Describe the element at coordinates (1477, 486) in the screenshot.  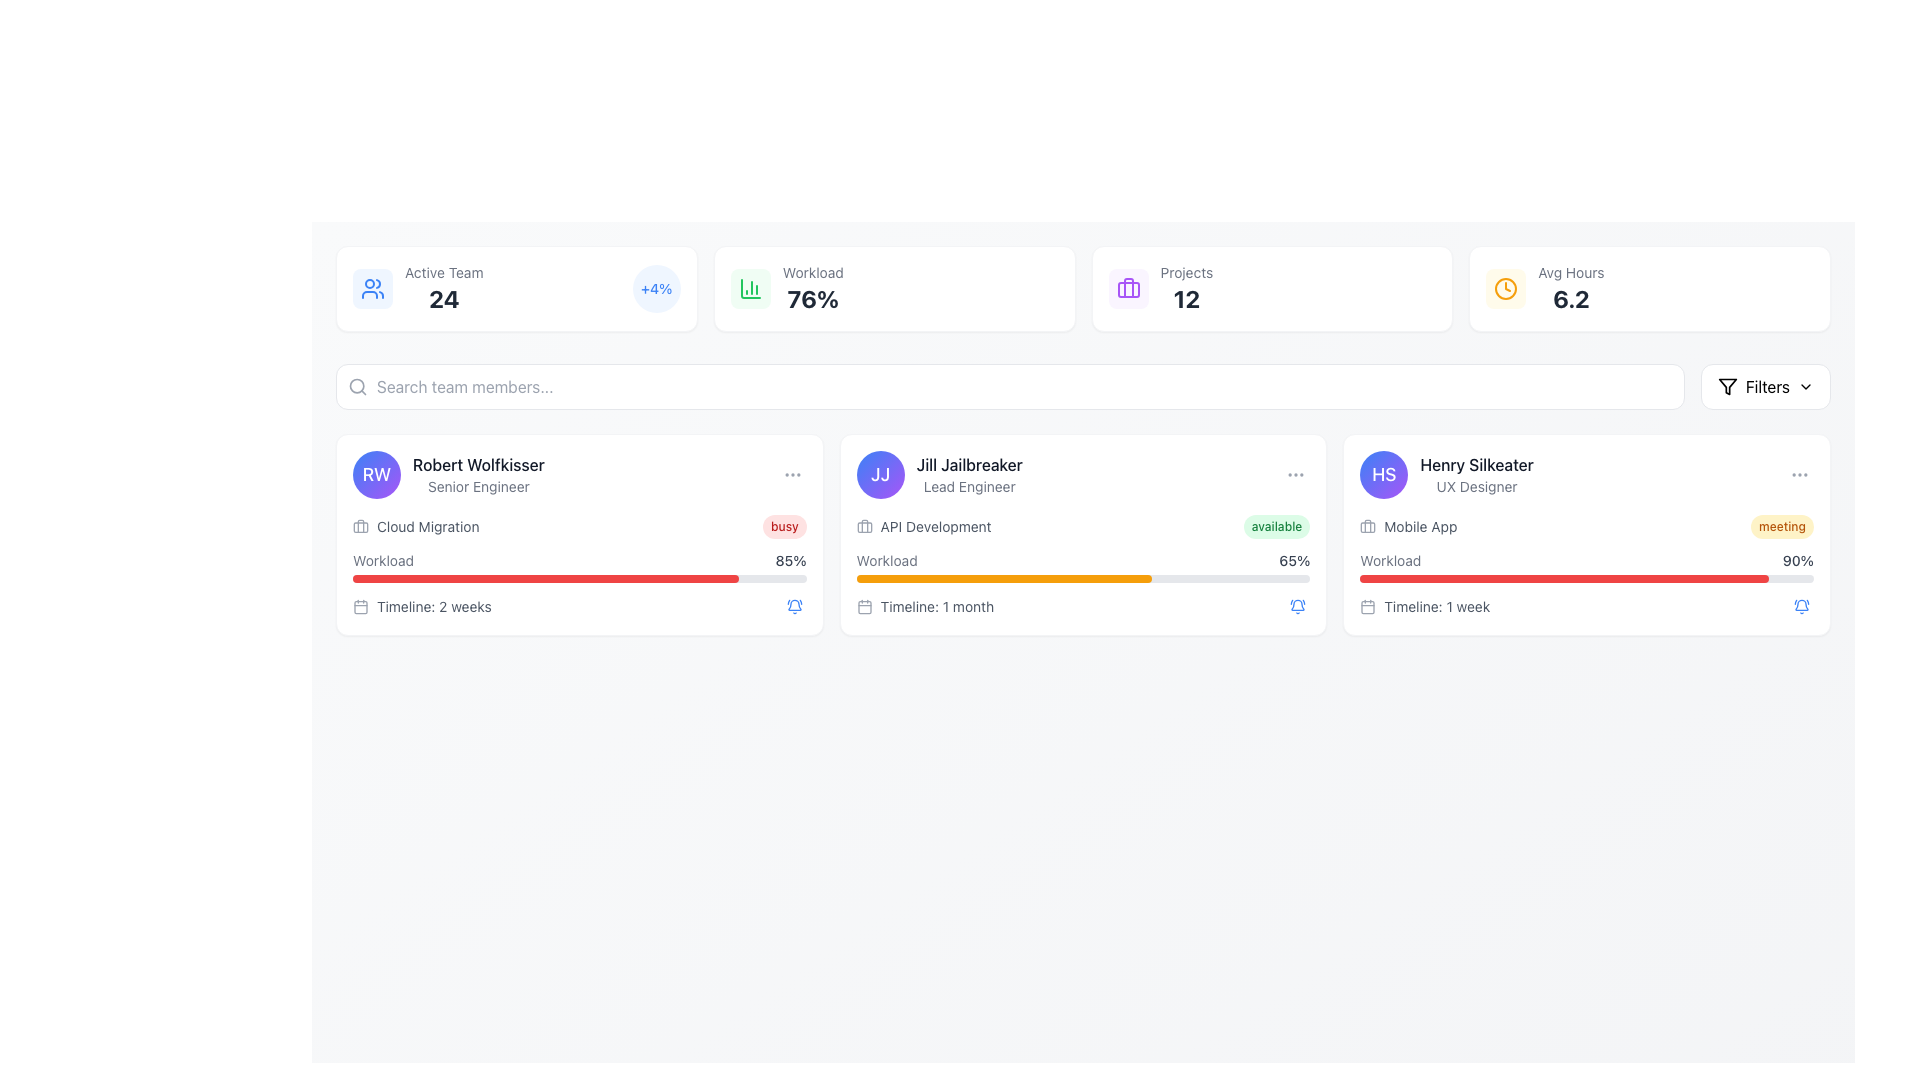
I see `the text label containing 'UX Designer', which is styled in muted gray and positioned beneath 'Henry Silkeater' in the user profile card` at that location.